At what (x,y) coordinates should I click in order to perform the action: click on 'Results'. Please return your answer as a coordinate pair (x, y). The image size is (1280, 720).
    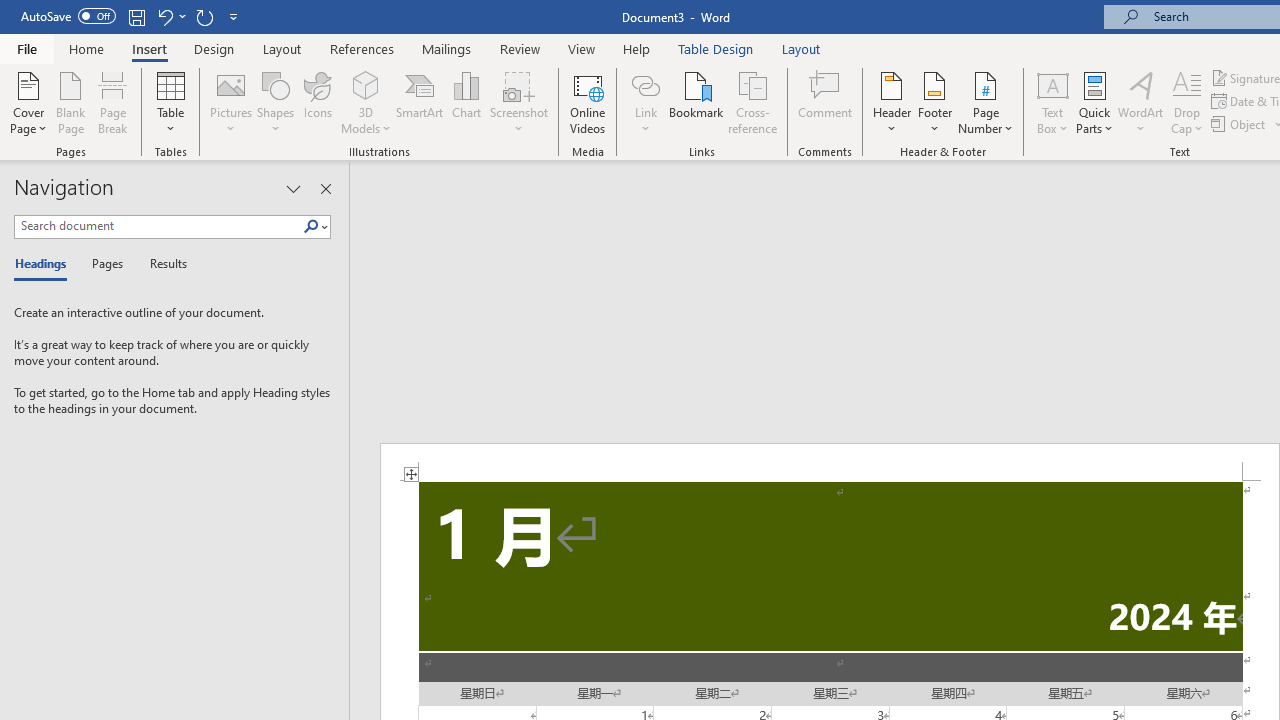
    Looking at the image, I should click on (161, 264).